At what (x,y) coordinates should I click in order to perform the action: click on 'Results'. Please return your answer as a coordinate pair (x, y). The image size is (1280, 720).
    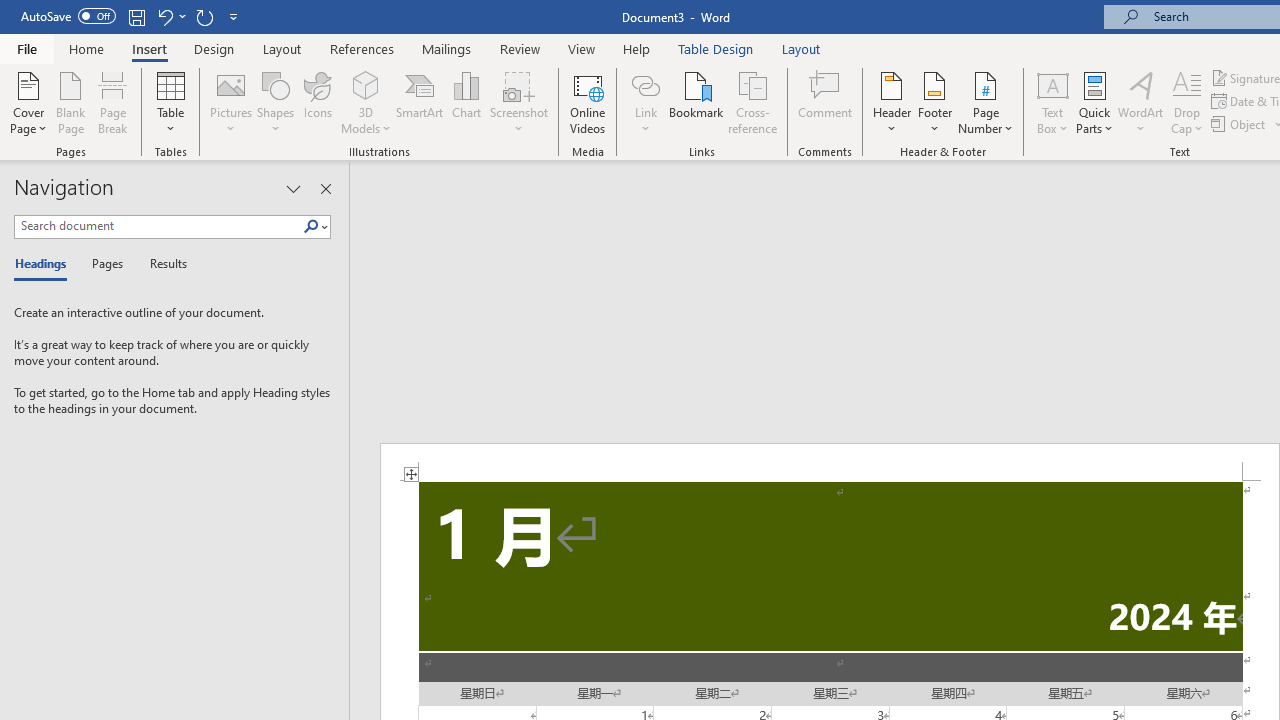
    Looking at the image, I should click on (161, 264).